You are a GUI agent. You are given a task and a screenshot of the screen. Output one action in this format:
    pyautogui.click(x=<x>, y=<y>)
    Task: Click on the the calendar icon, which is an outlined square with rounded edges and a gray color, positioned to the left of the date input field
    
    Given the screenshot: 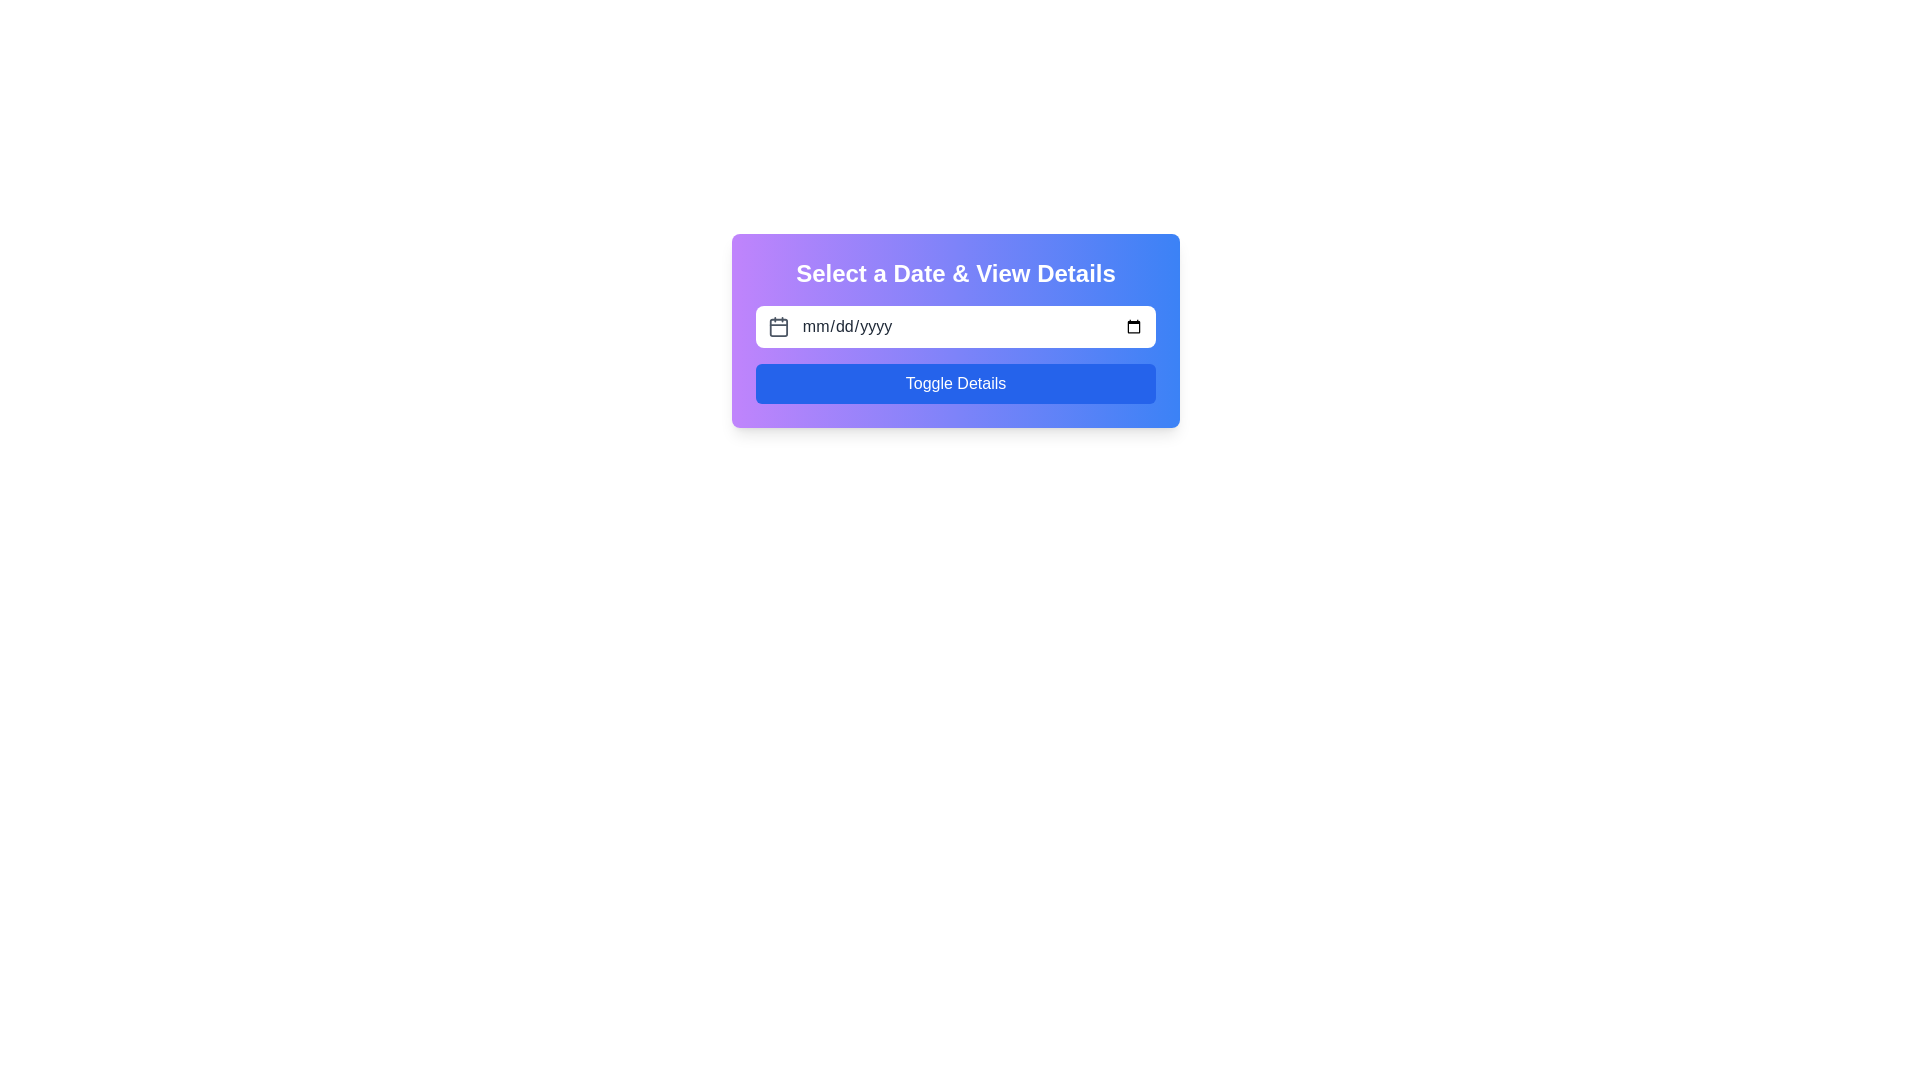 What is the action you would take?
    pyautogui.click(x=777, y=326)
    